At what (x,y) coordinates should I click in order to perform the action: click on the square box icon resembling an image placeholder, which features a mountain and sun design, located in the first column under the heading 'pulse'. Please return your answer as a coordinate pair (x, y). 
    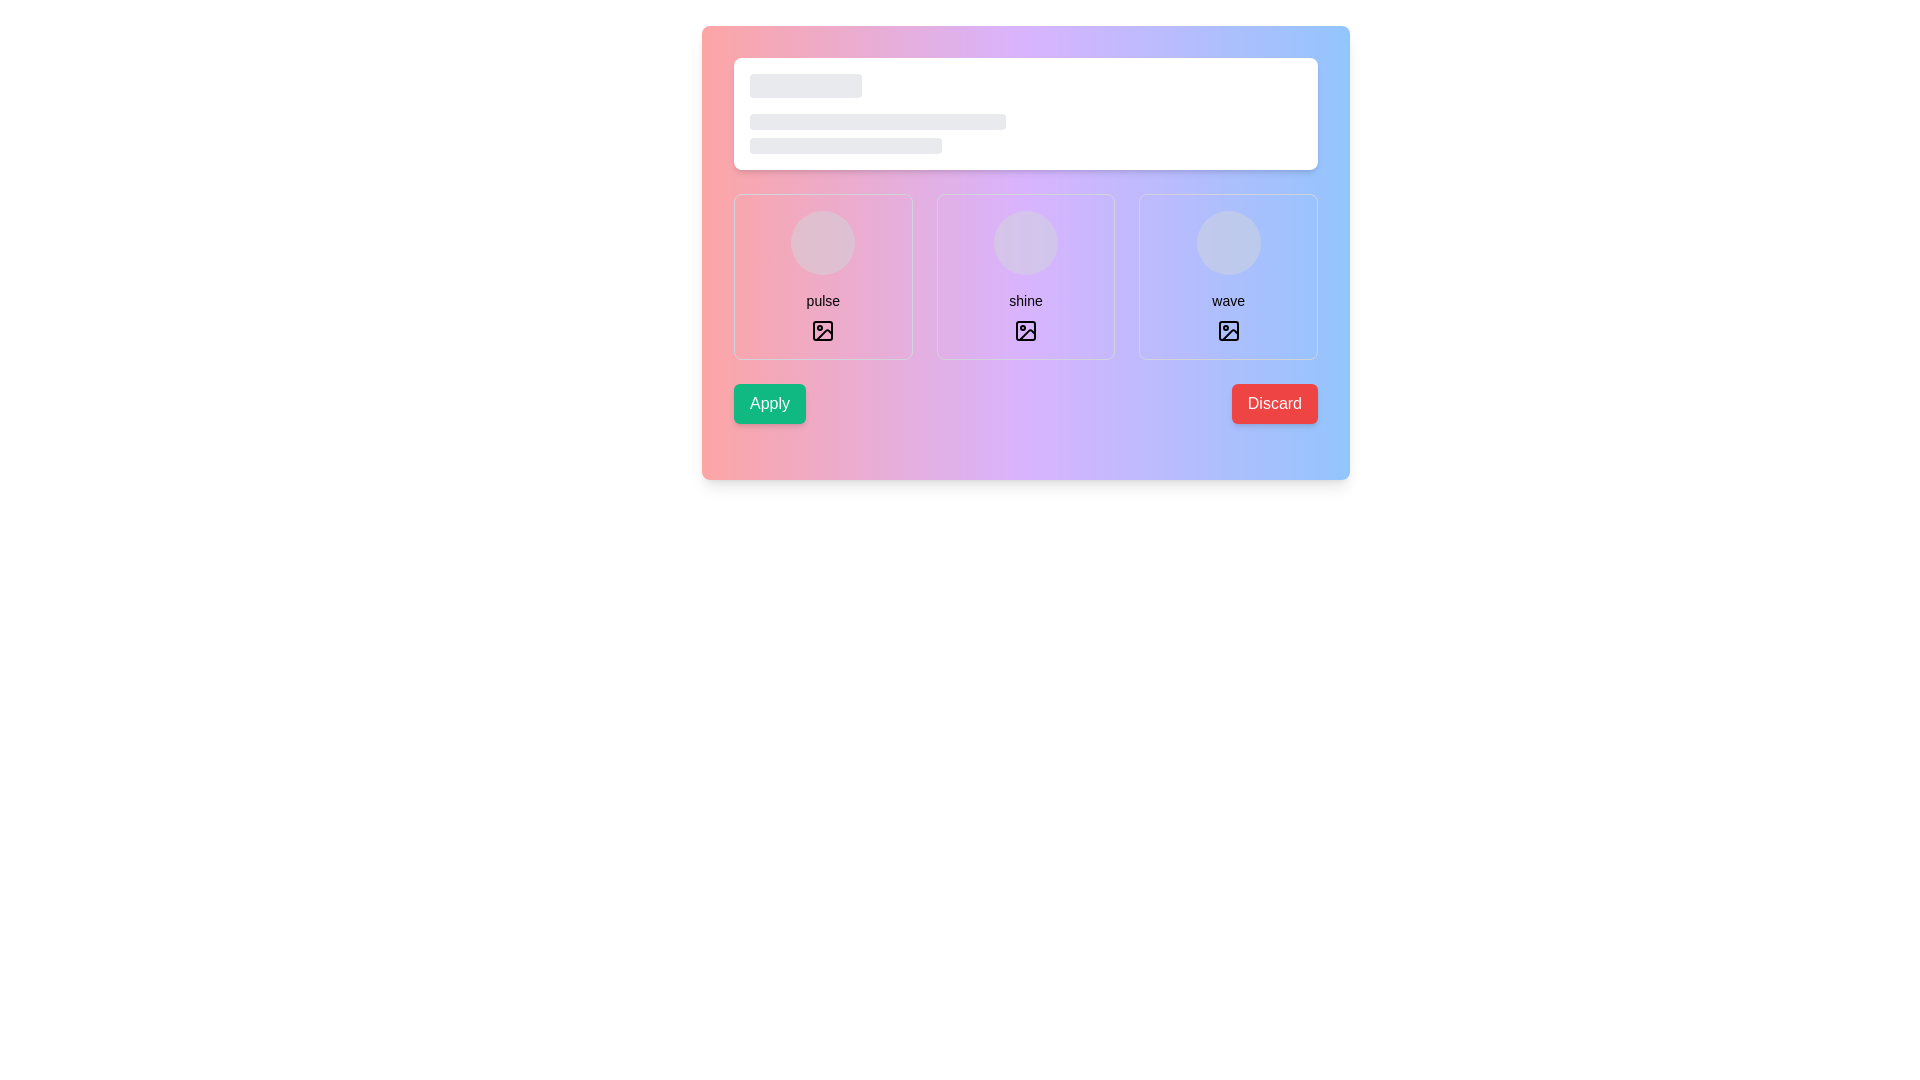
    Looking at the image, I should click on (823, 330).